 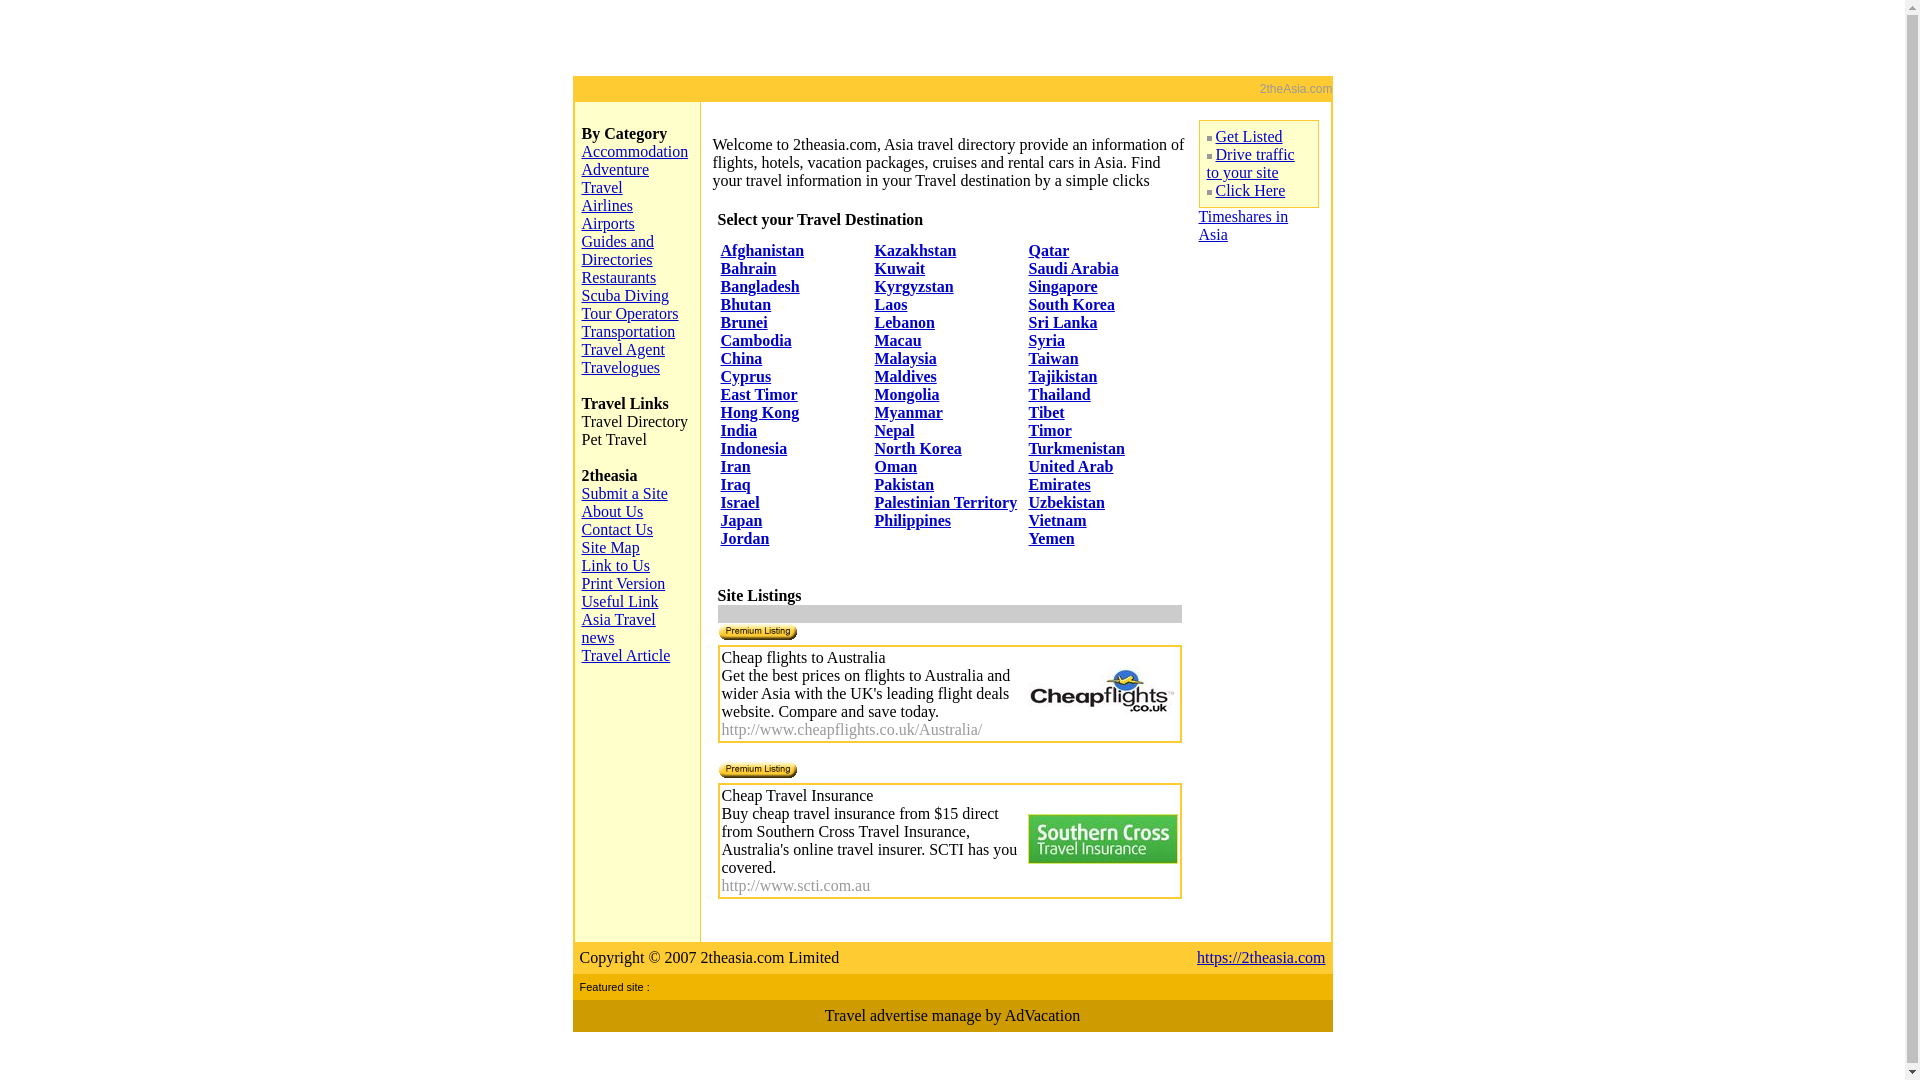 I want to click on 'Print Version', so click(x=623, y=583).